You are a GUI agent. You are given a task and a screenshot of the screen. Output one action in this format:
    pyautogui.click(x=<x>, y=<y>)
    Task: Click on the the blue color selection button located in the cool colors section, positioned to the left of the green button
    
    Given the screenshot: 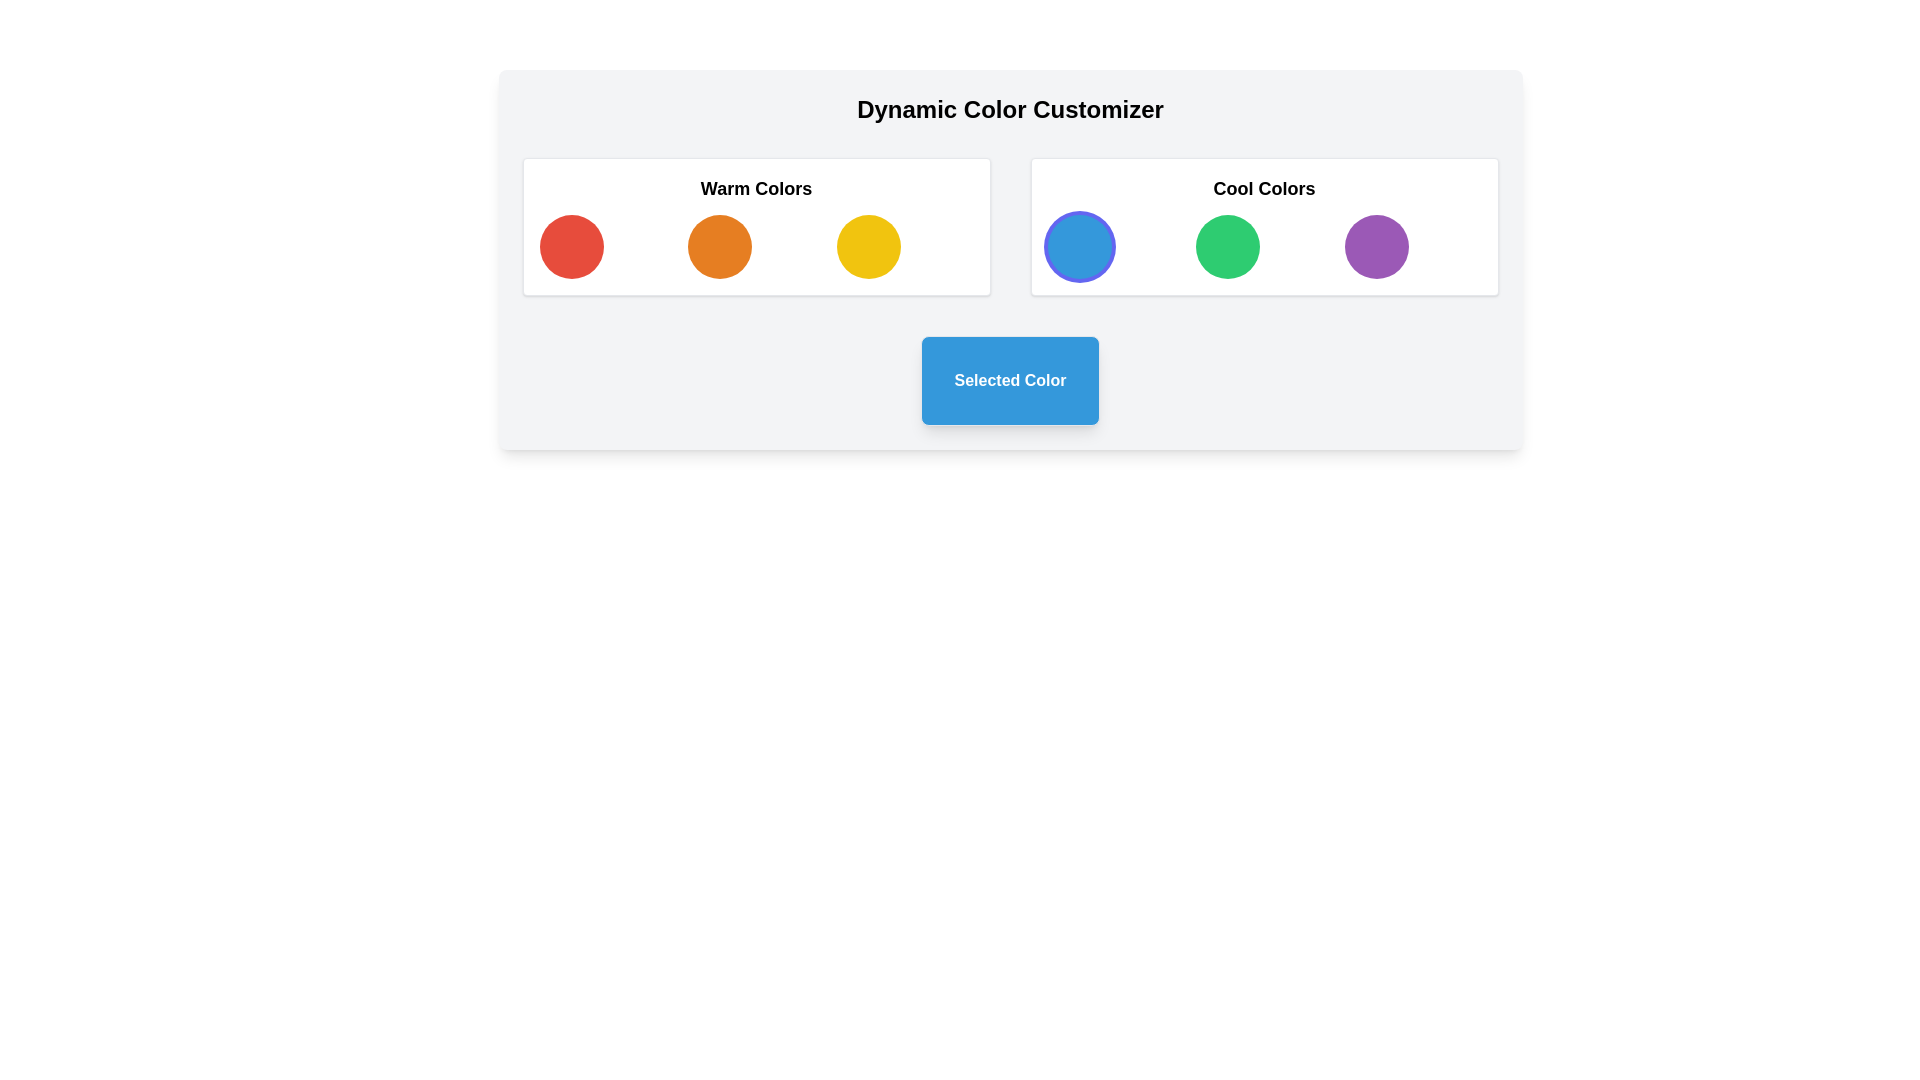 What is the action you would take?
    pyautogui.click(x=1078, y=245)
    